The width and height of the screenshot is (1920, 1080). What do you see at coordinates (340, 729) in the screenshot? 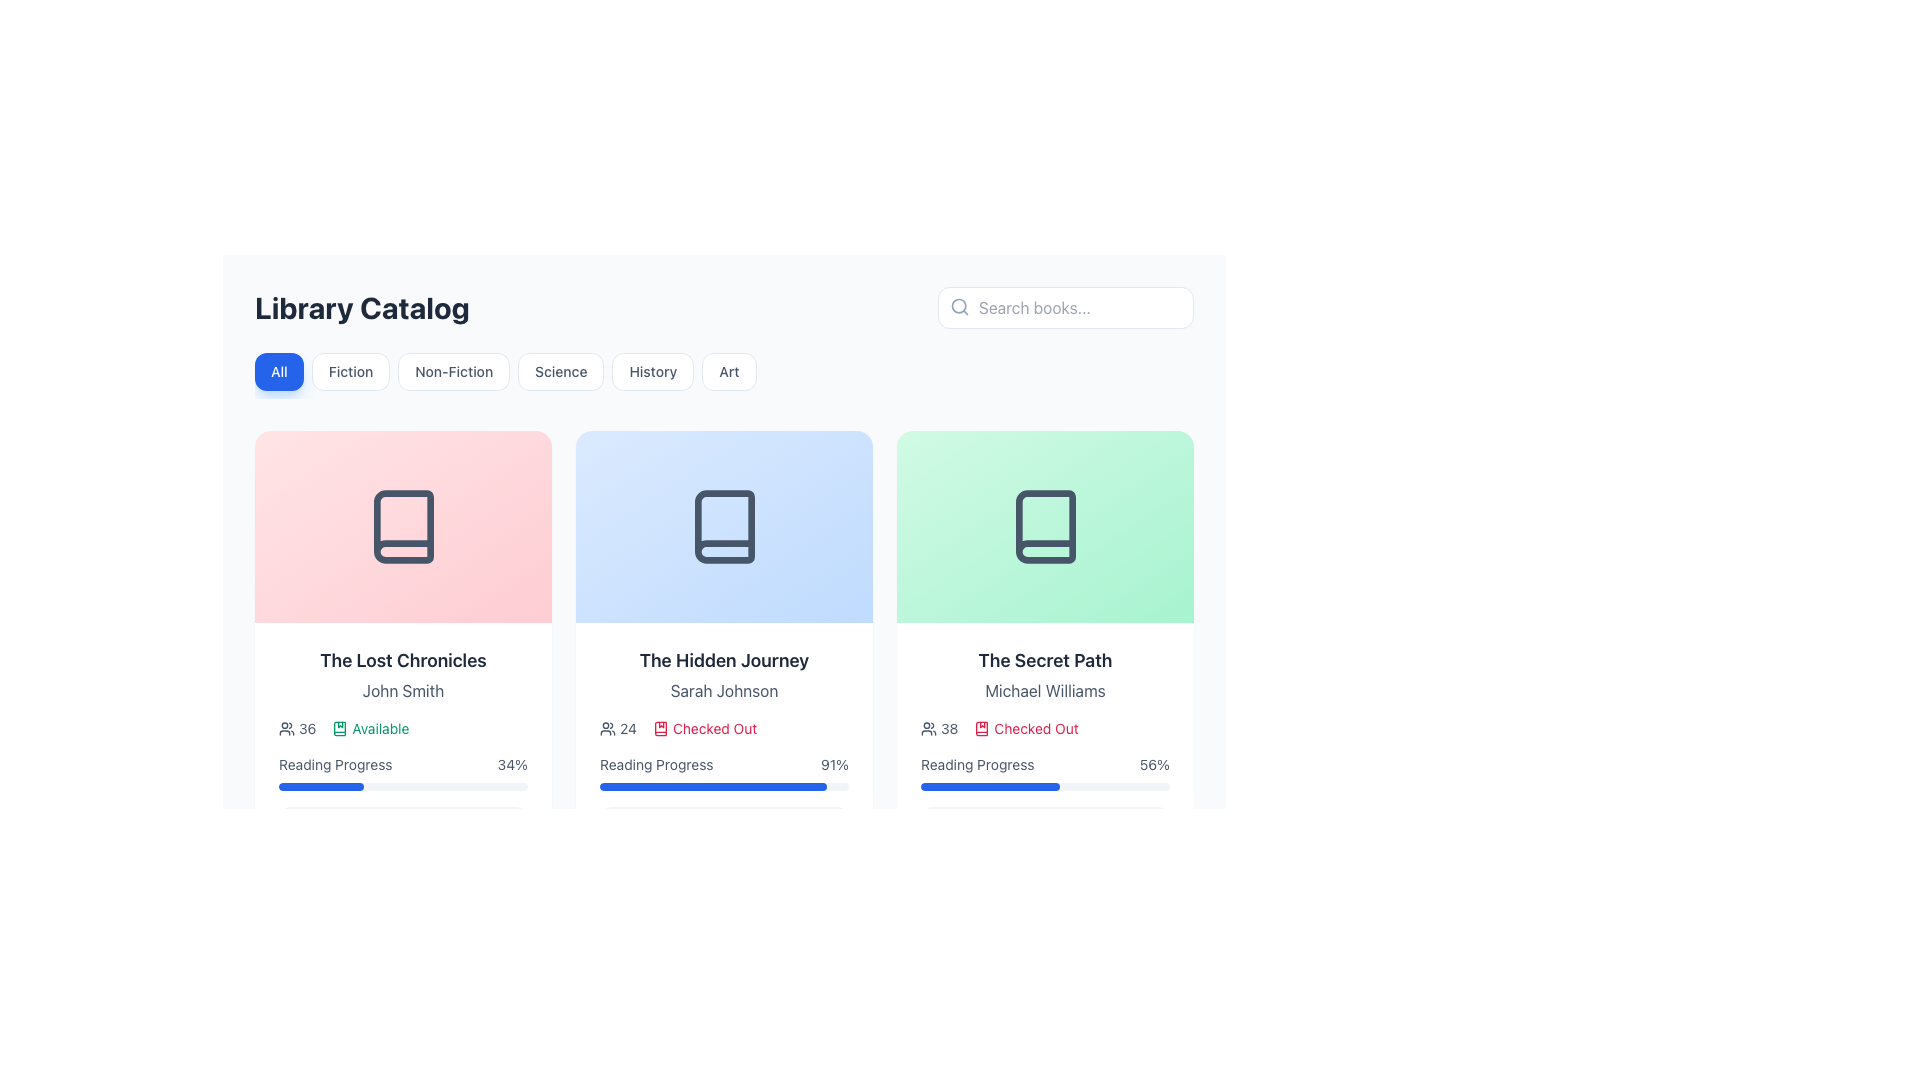
I see `the small emerald green book-like icon that indicates the availability status of 'The Lost Chronicles', located before the 'Available' status text` at bounding box center [340, 729].